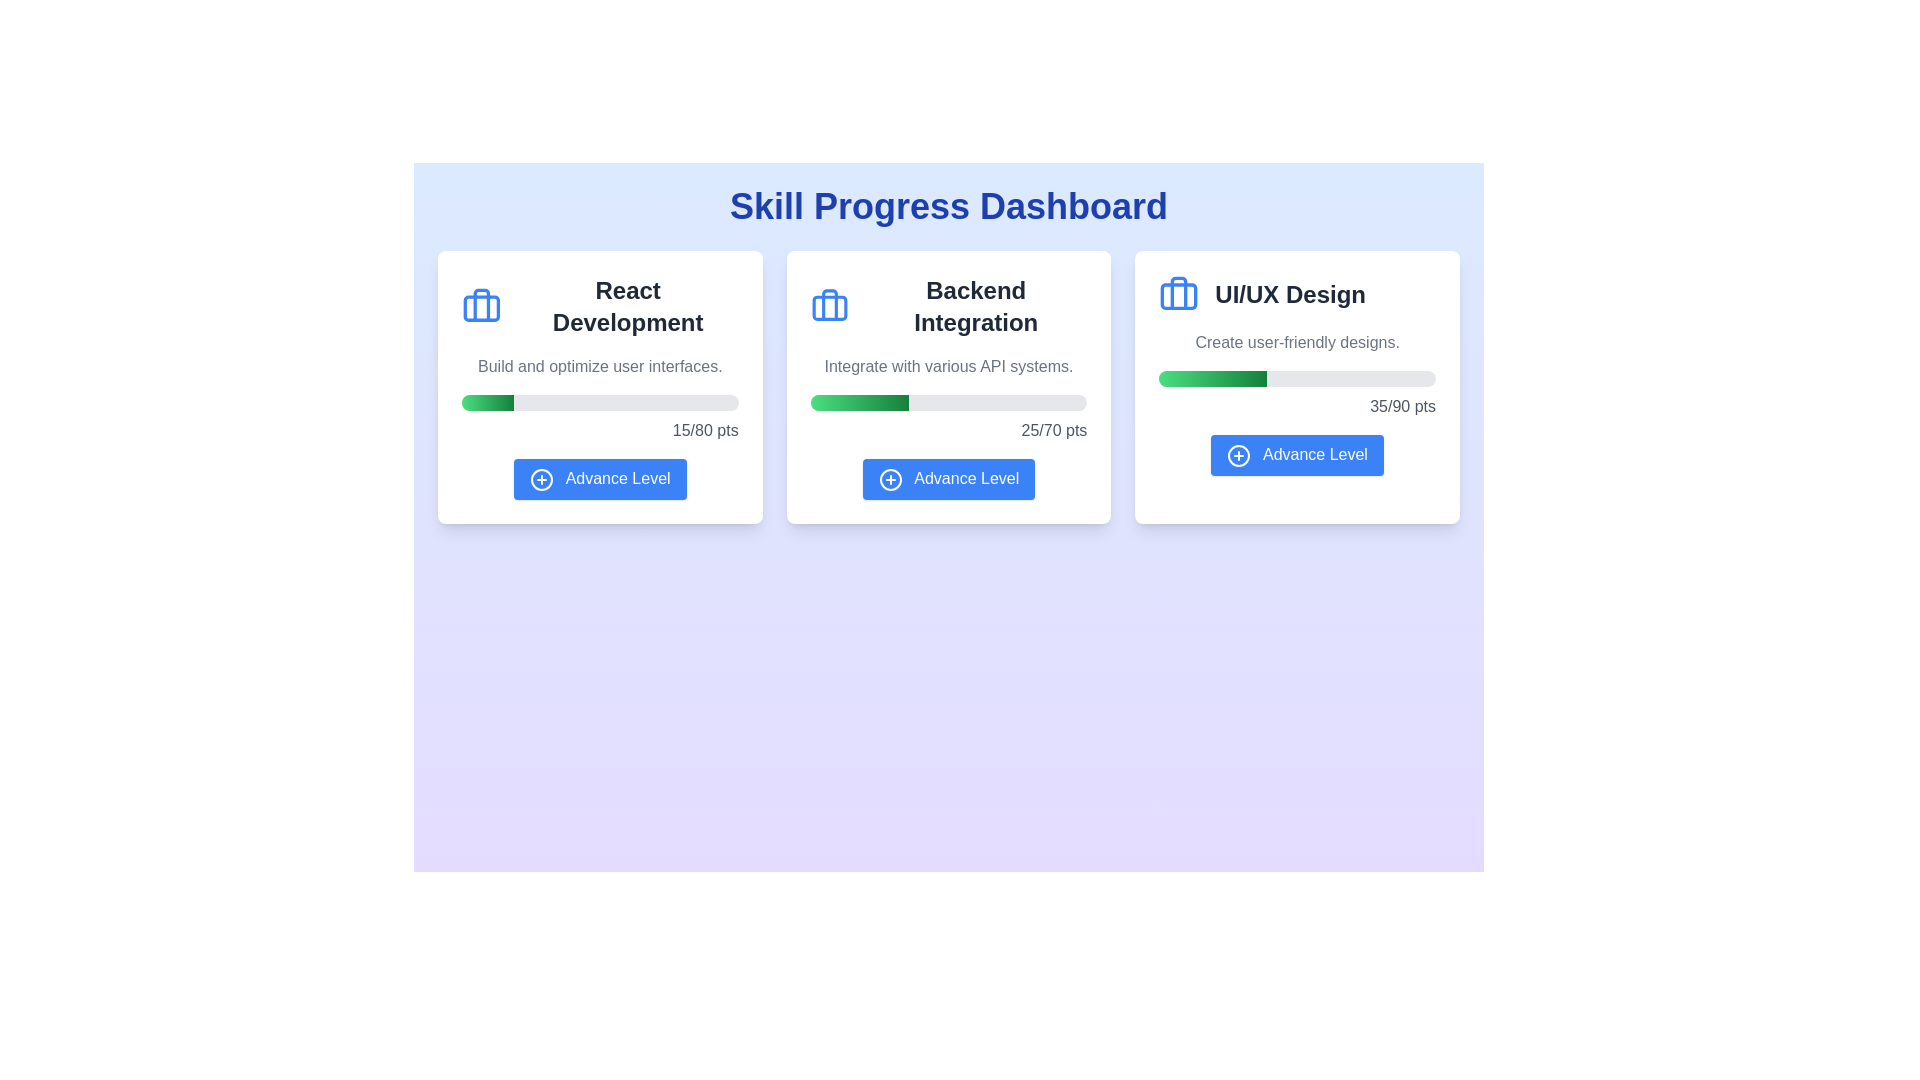 The height and width of the screenshot is (1080, 1920). What do you see at coordinates (481, 307) in the screenshot?
I see `the briefcase icon located near the top-left corner of the 'React Development' card in the Skill Progress Dashboard, which symbolizes work-related skills or professional development` at bounding box center [481, 307].